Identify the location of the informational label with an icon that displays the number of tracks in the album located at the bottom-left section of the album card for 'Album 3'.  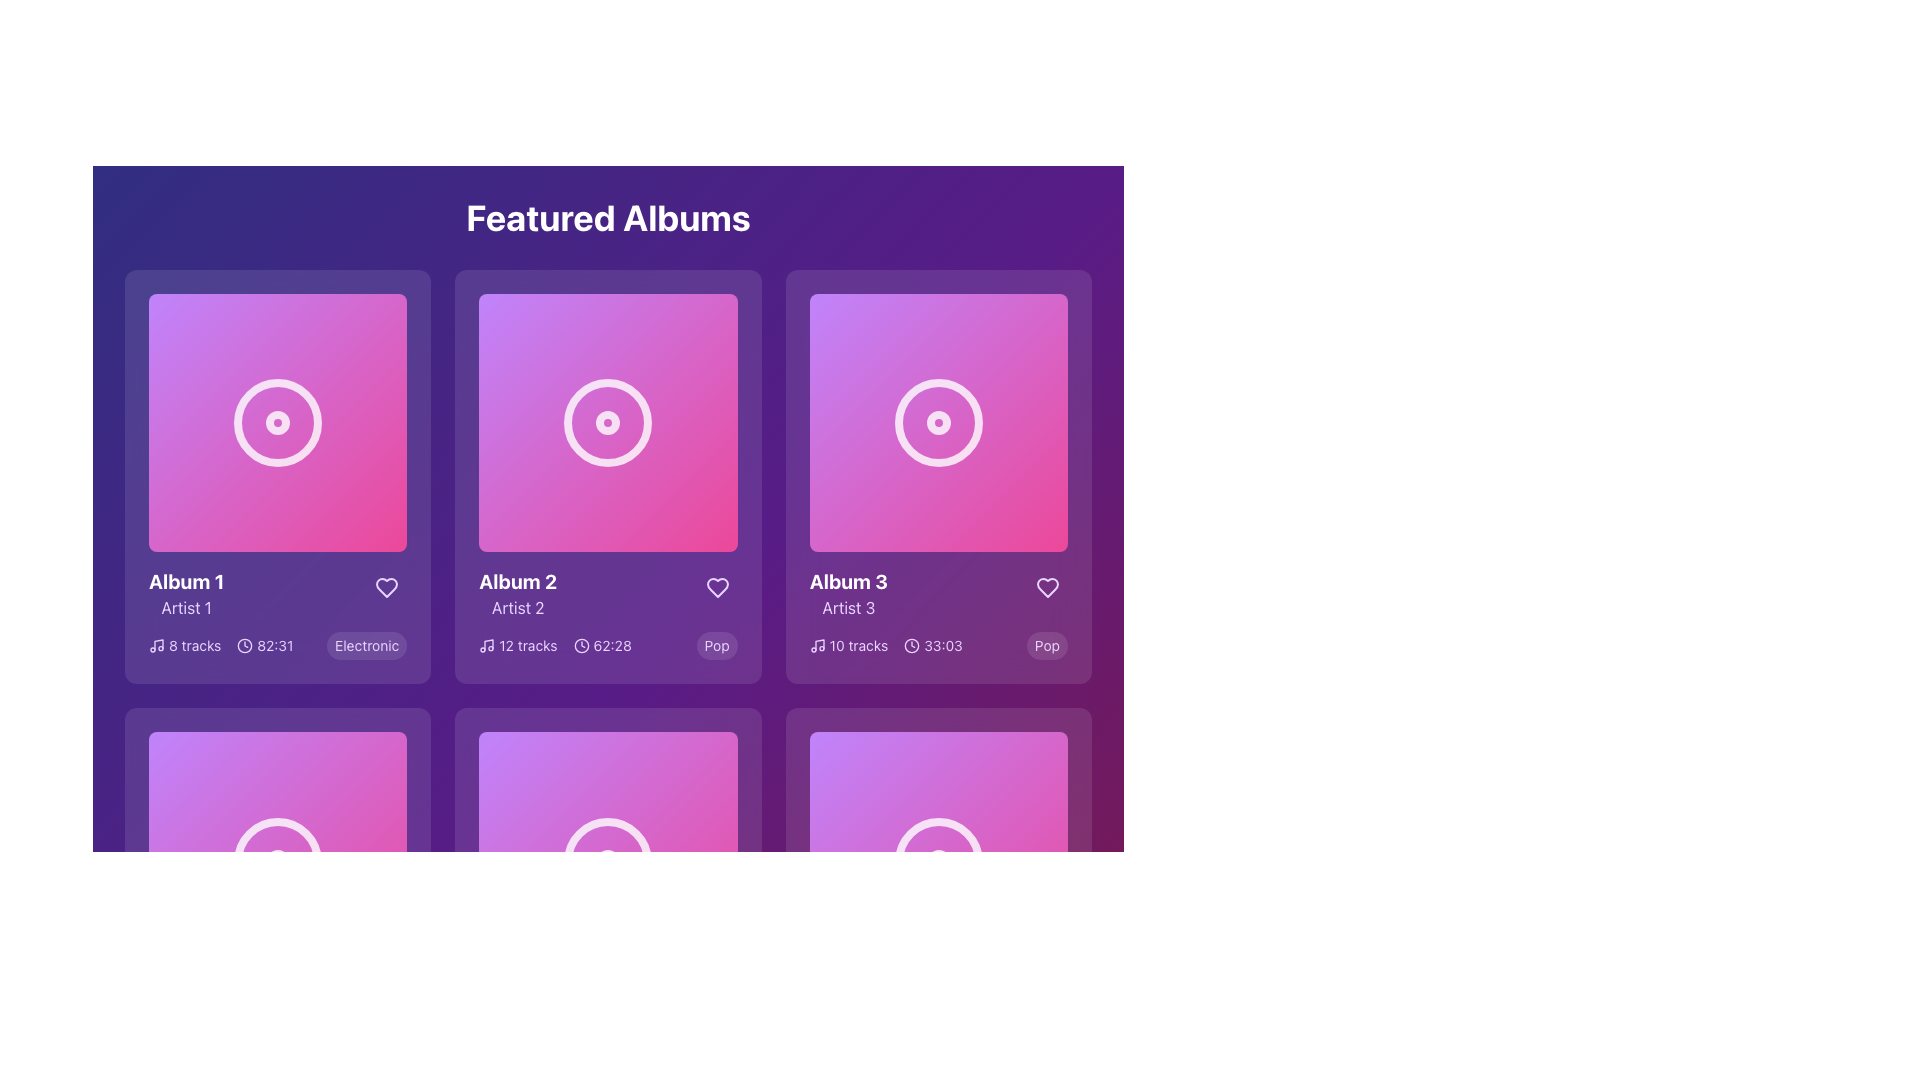
(849, 646).